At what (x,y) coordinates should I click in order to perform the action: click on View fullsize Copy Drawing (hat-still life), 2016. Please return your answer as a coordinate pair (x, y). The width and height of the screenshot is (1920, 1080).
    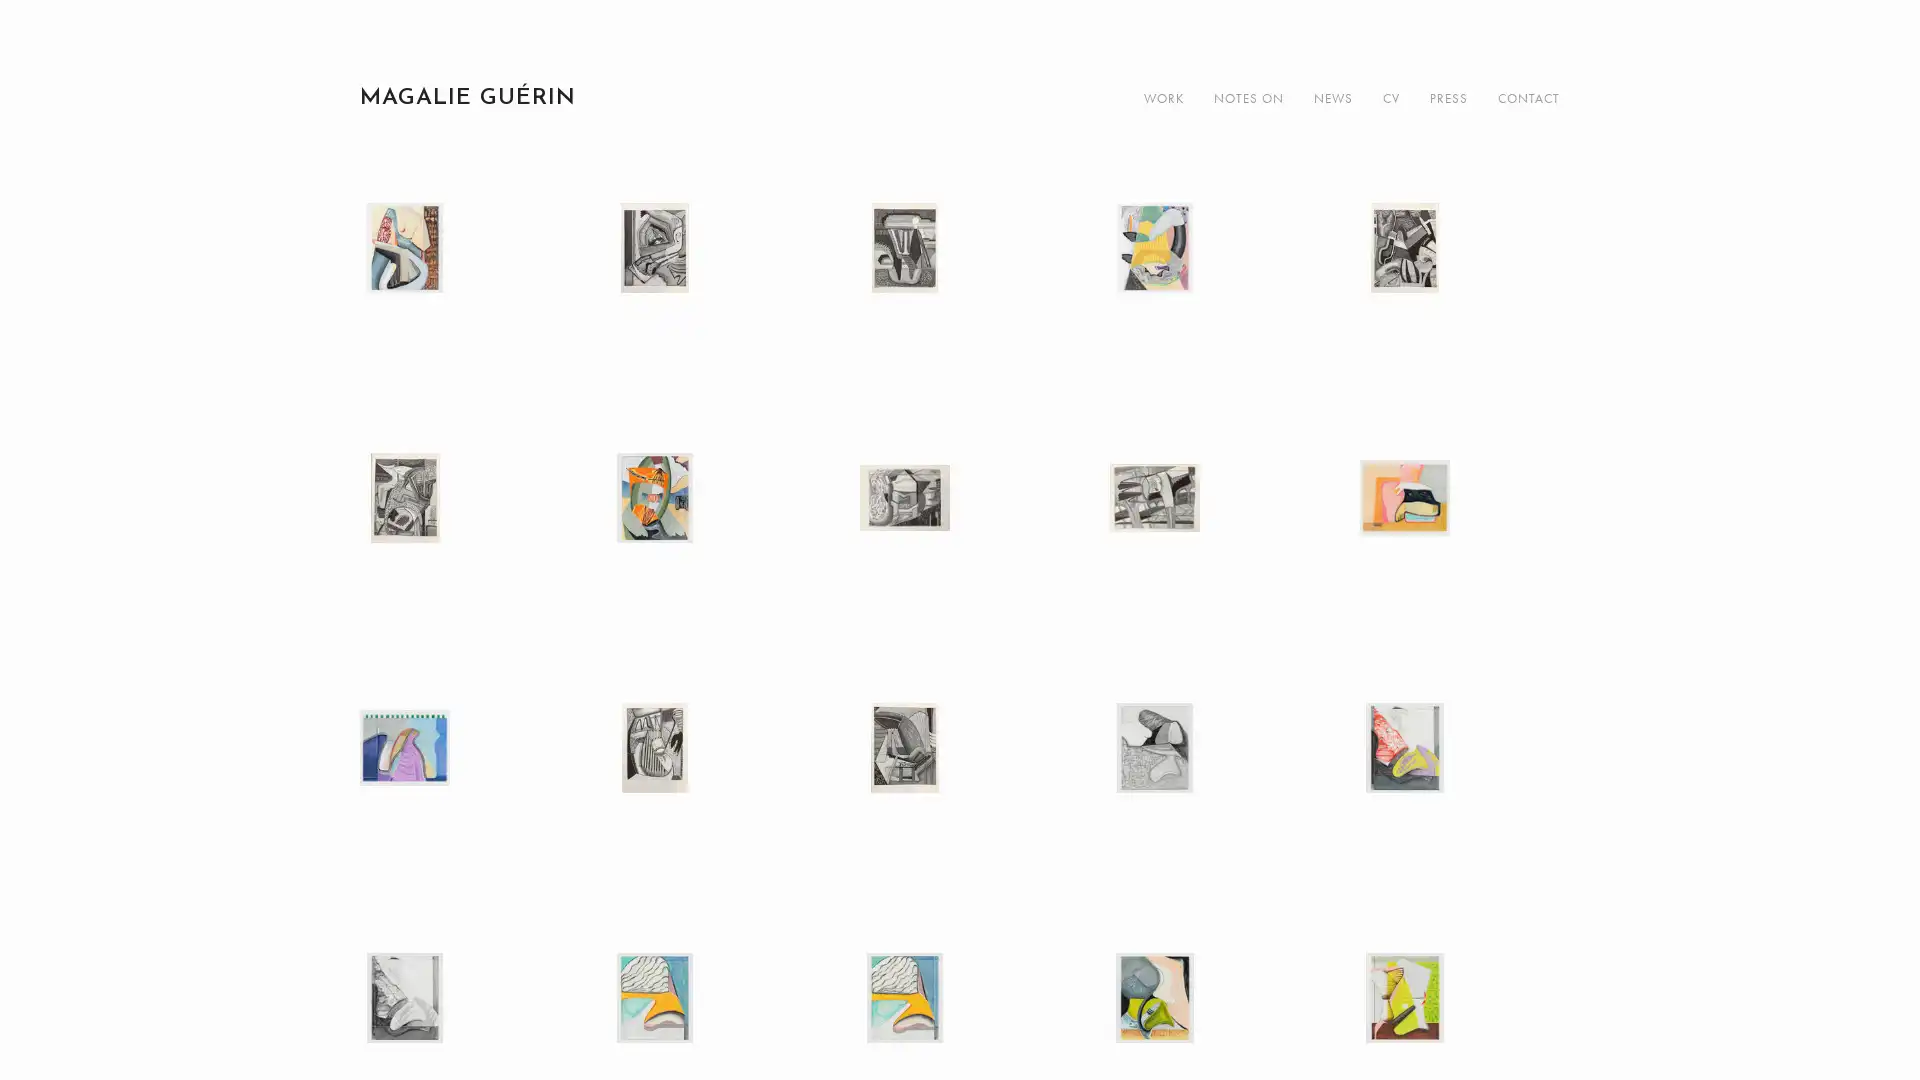
    Looking at the image, I should click on (459, 801).